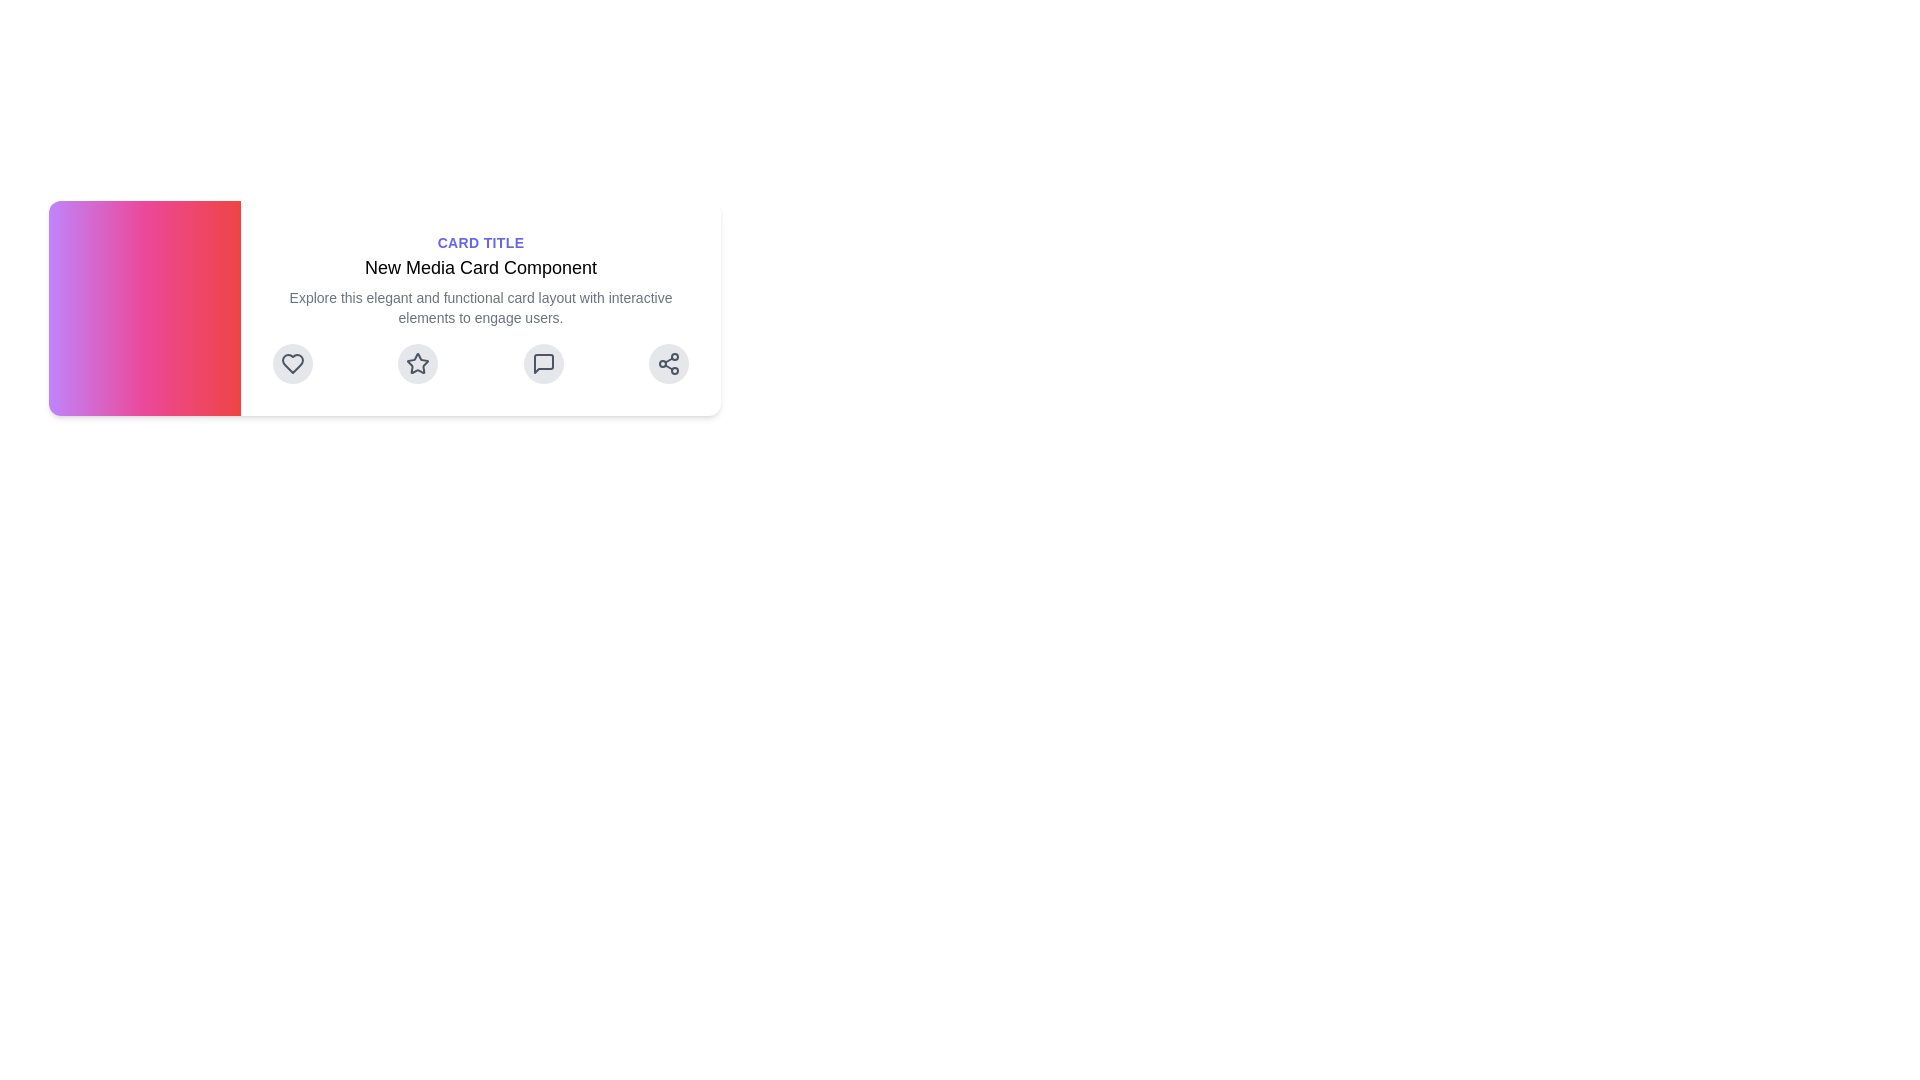 The width and height of the screenshot is (1920, 1080). What do you see at coordinates (543, 363) in the screenshot?
I see `the message/comment icon, which is the third button from the left in a horizontal row of circular buttons beneath the main card content` at bounding box center [543, 363].